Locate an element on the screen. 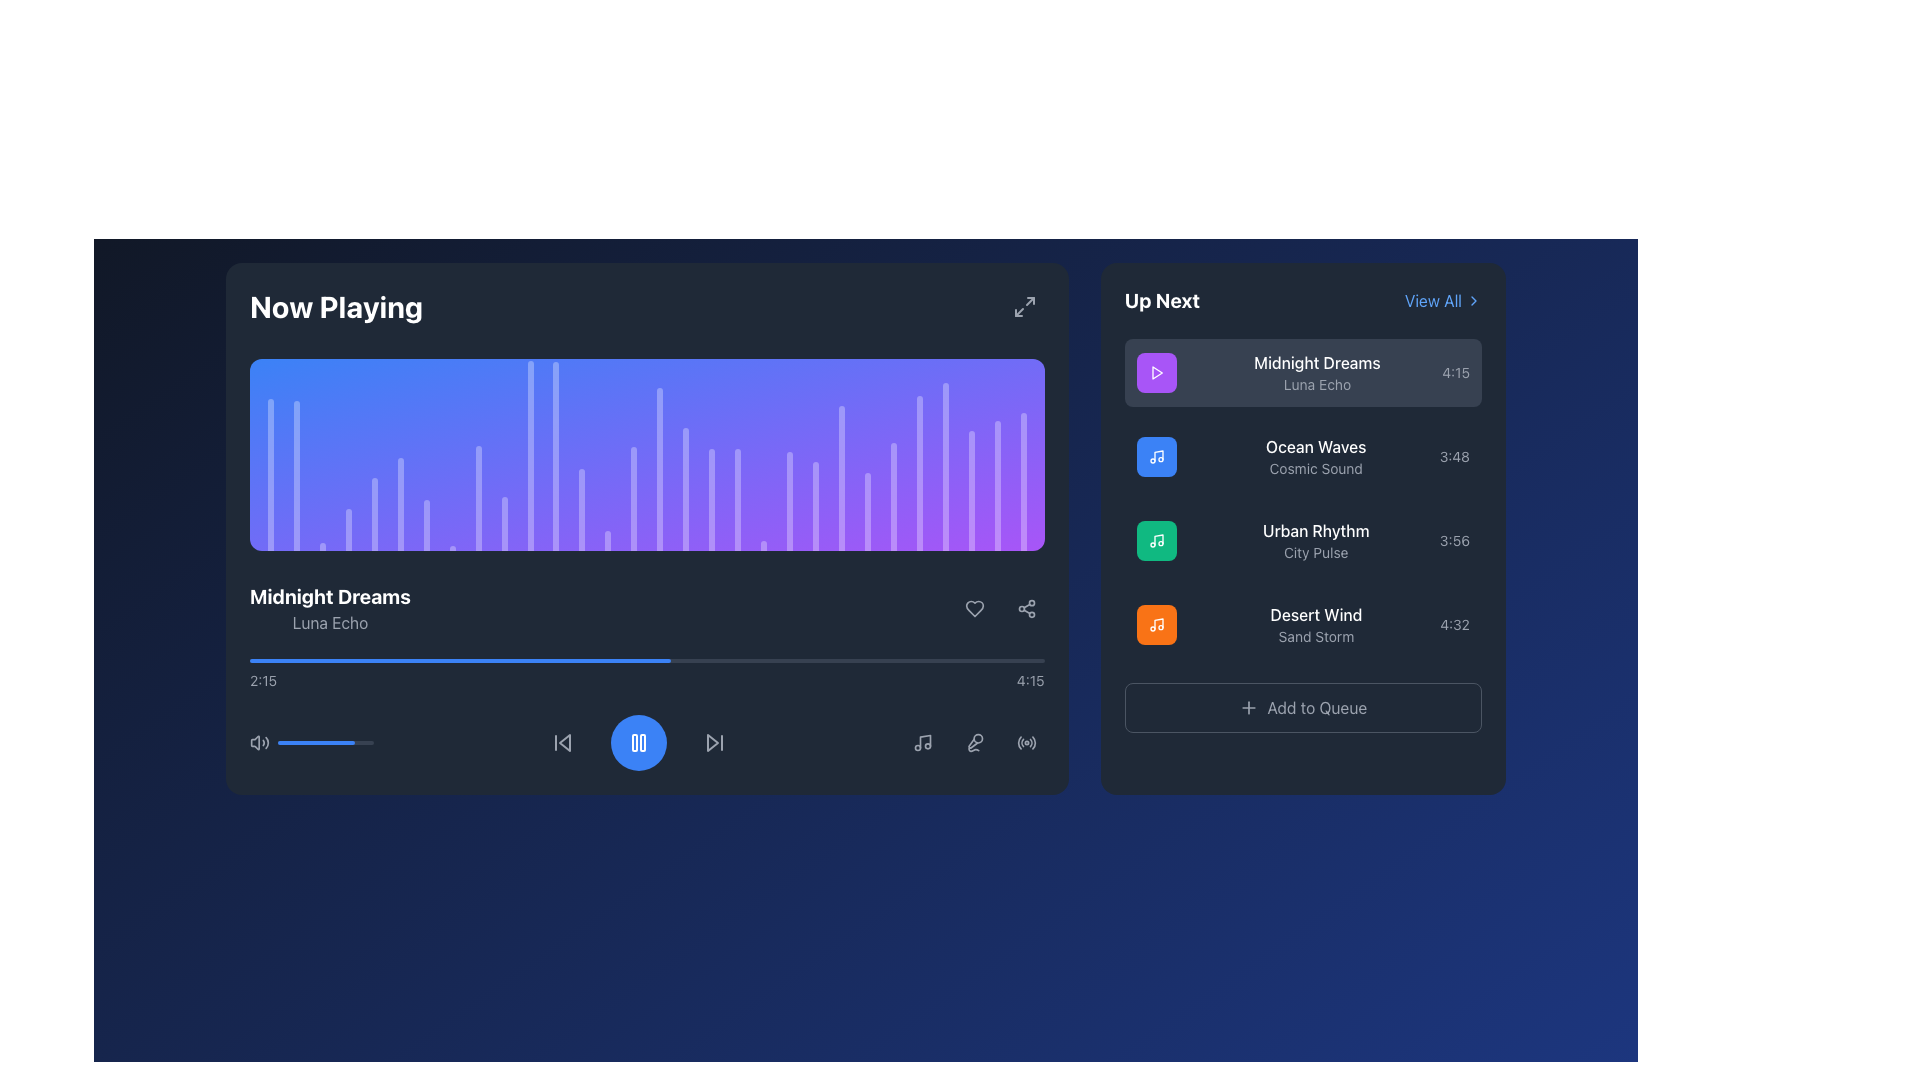 The height and width of the screenshot is (1080, 1920). the visual representation of the song icon for 'Urban Rhythm', which features a musical note motif and is located in the 'Up Next' section beside the song title is located at coordinates (1156, 540).